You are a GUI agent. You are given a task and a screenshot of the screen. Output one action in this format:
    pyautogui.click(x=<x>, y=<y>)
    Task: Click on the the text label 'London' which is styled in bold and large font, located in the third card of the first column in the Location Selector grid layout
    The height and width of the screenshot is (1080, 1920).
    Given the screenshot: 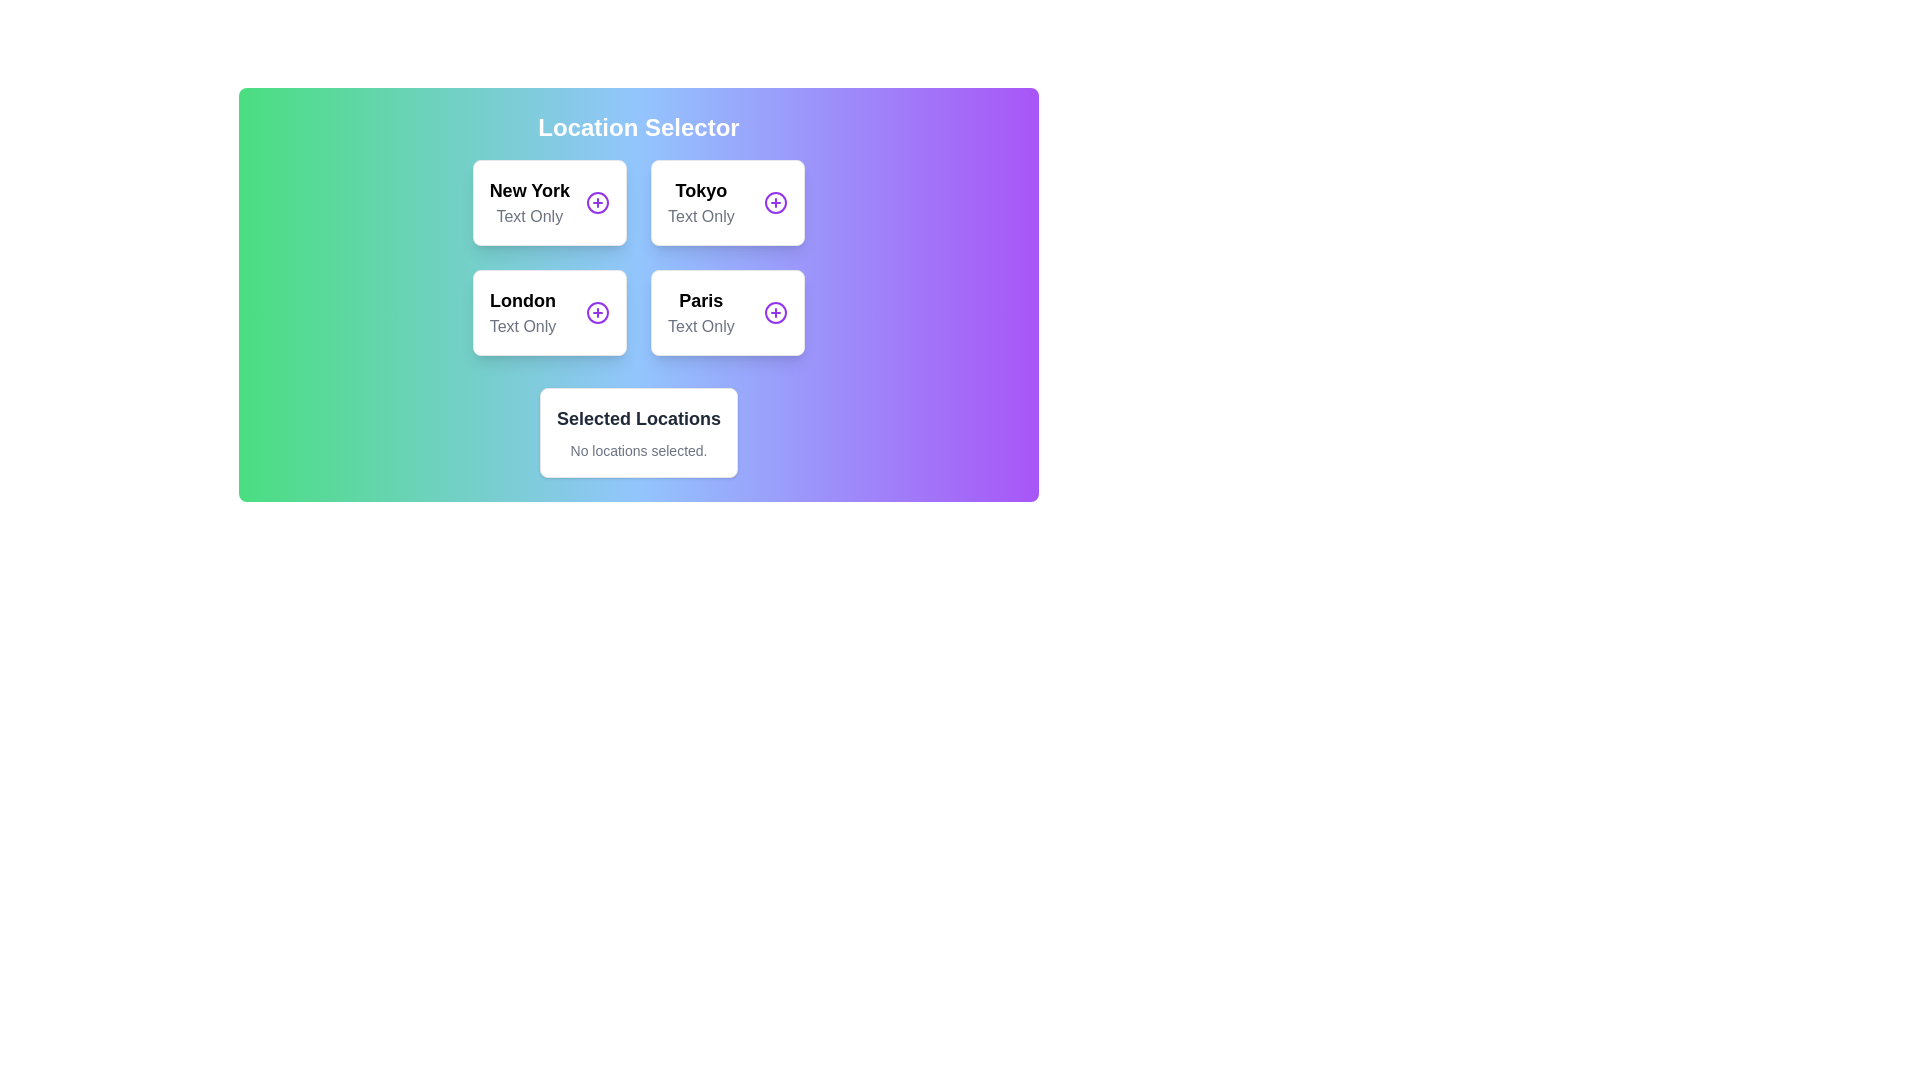 What is the action you would take?
    pyautogui.click(x=523, y=300)
    